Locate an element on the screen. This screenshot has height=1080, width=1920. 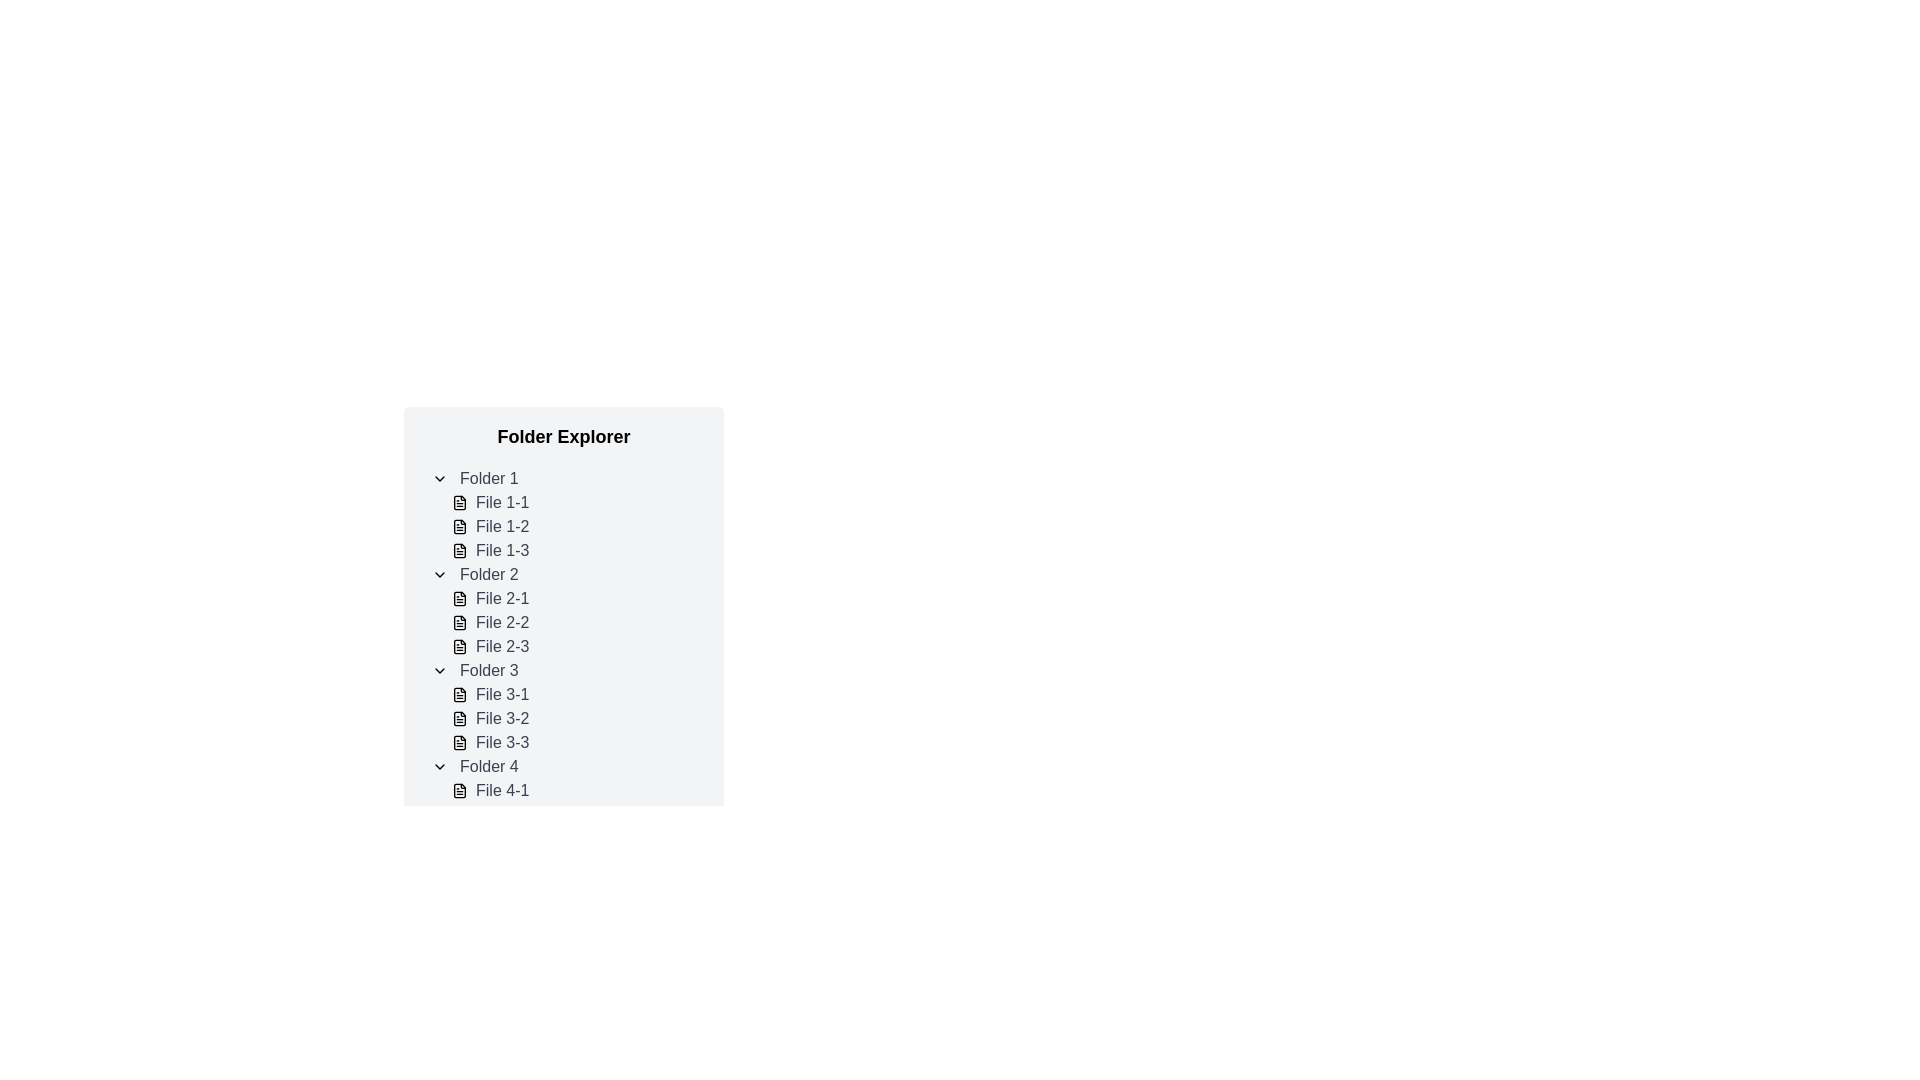
the file labeled 'File 1-2' under the 'Folder 1' group is located at coordinates (563, 514).